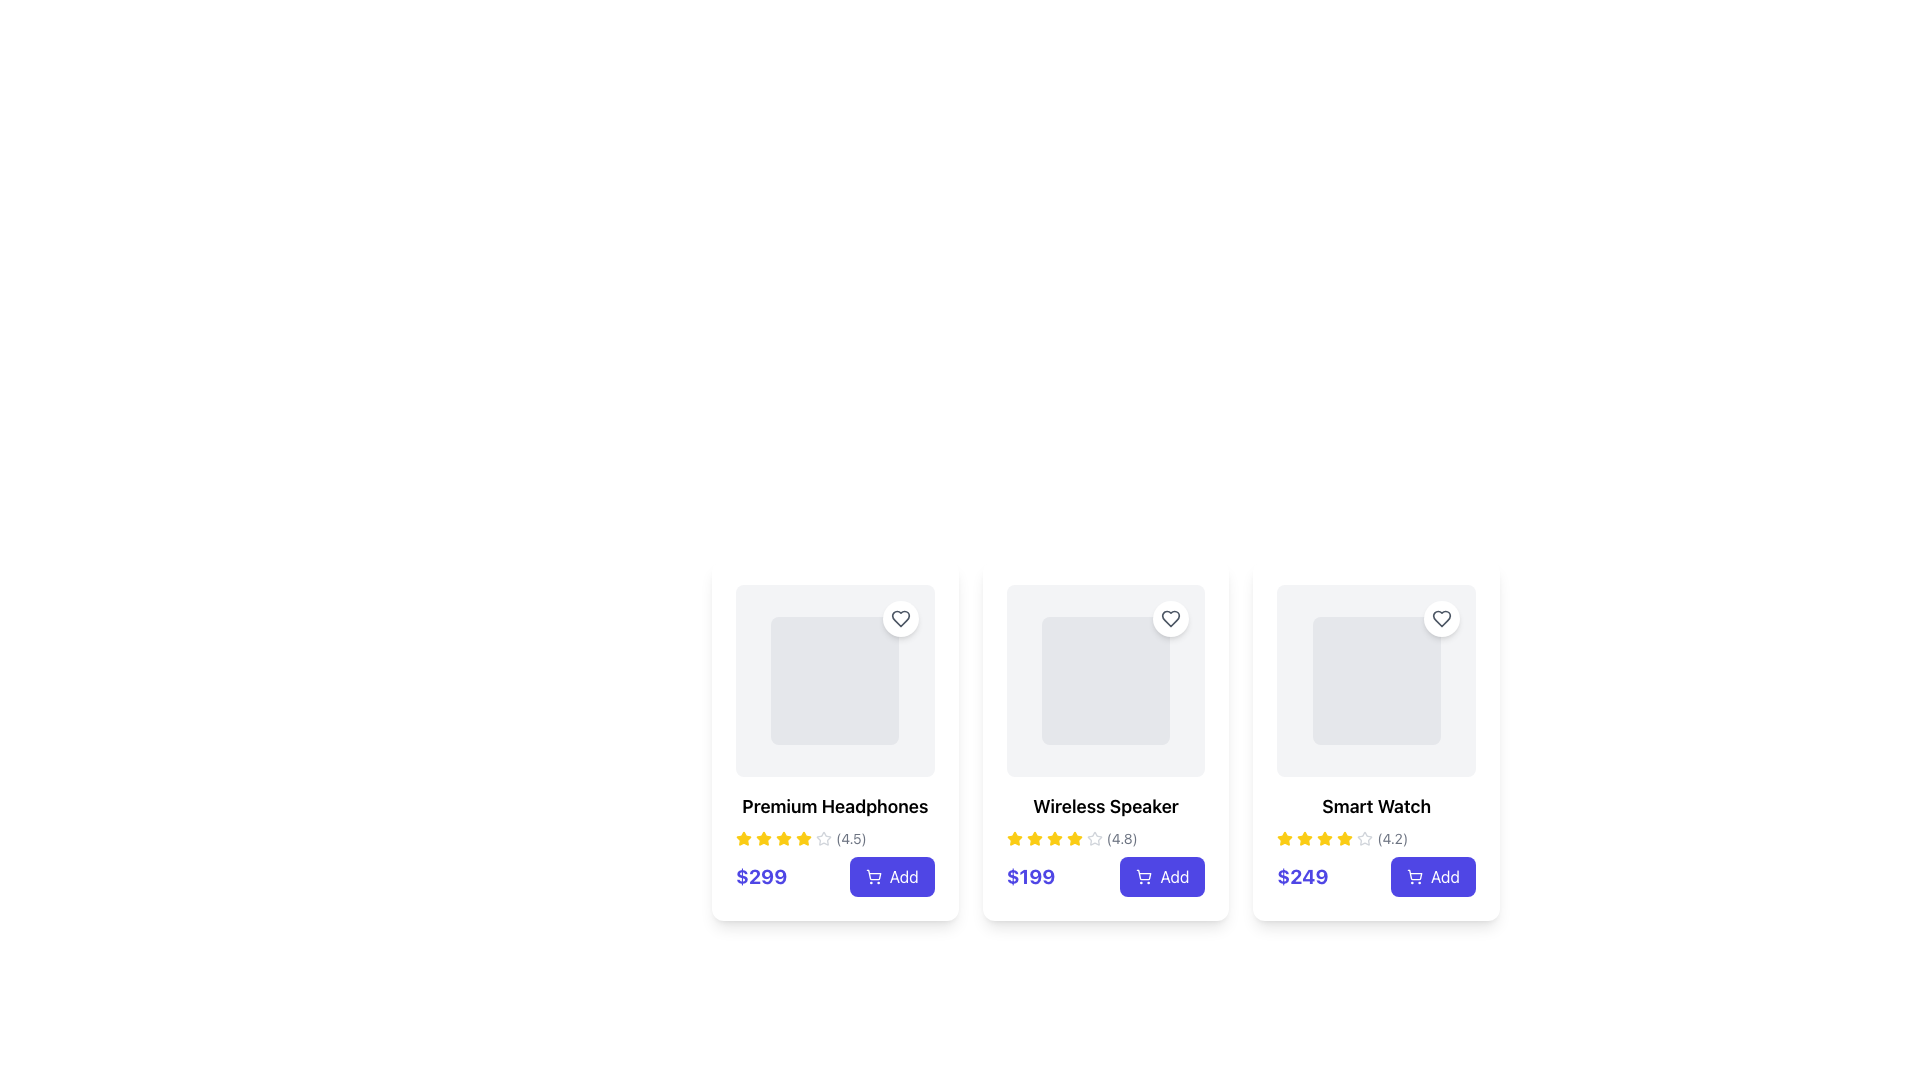  I want to click on the third yellow rating star under the 'Smart Watch' product to interact with the rating, so click(1345, 838).